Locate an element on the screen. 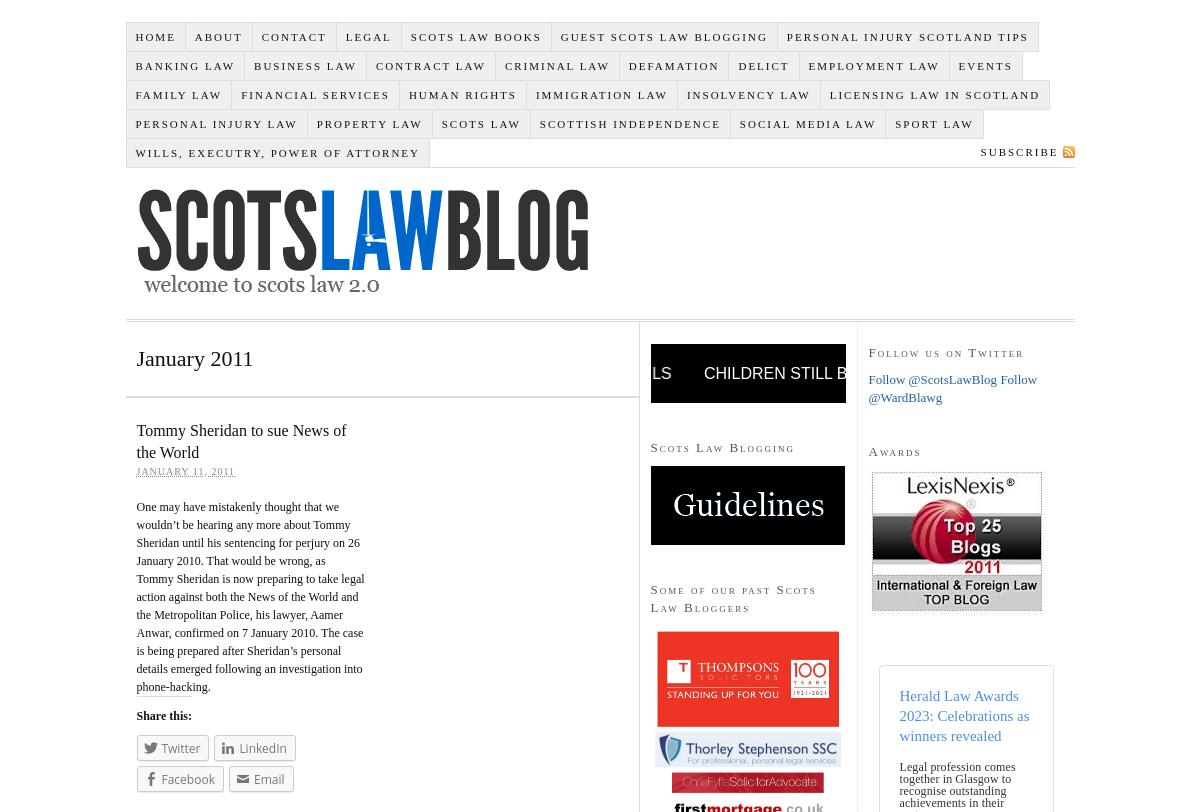 The width and height of the screenshot is (1200, 812). 'Wills, Executry, Power of Attorney' is located at coordinates (276, 152).